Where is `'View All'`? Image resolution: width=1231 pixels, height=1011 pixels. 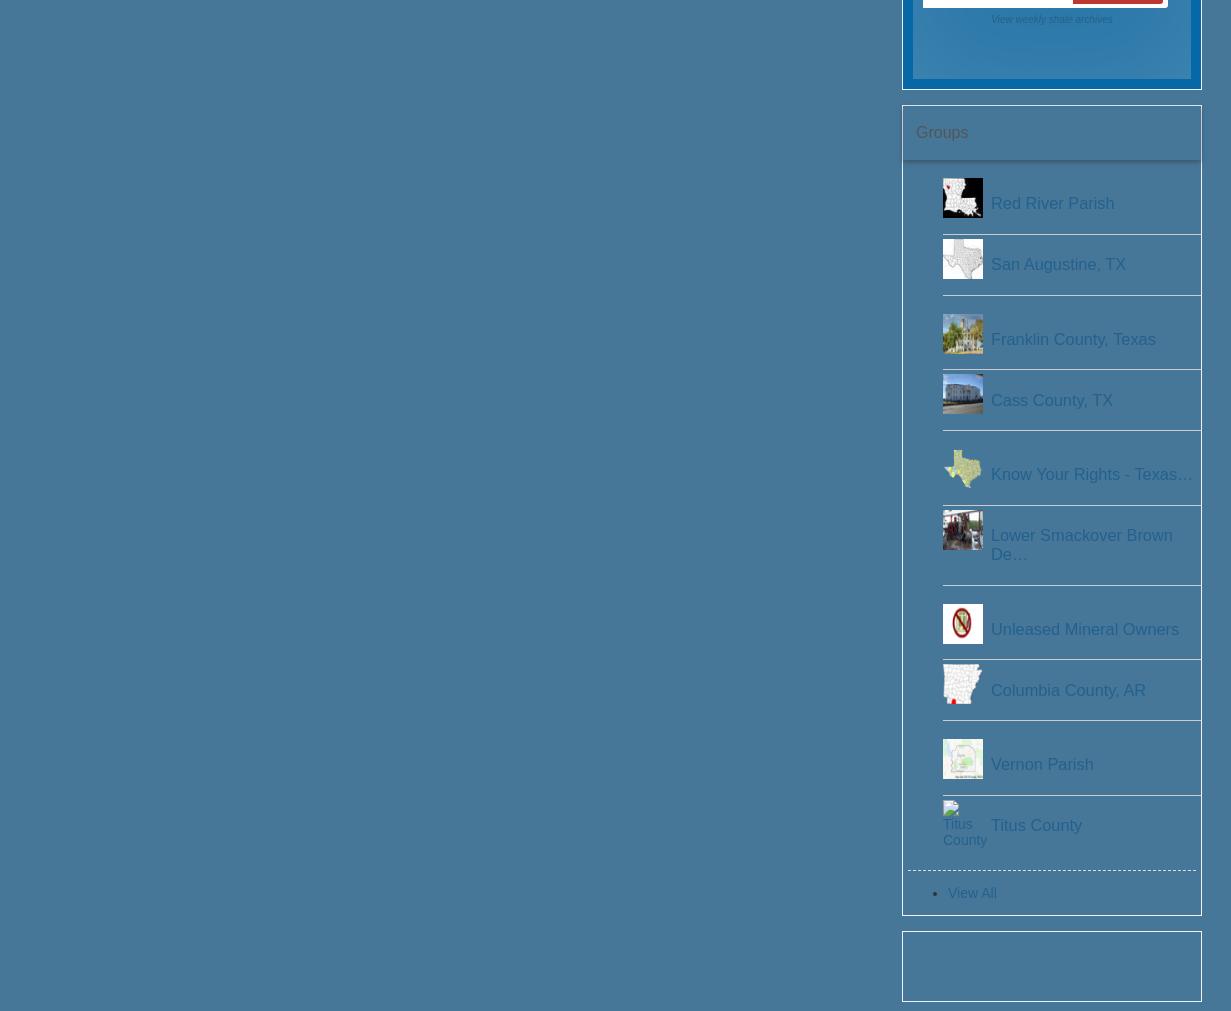
'View All' is located at coordinates (970, 892).